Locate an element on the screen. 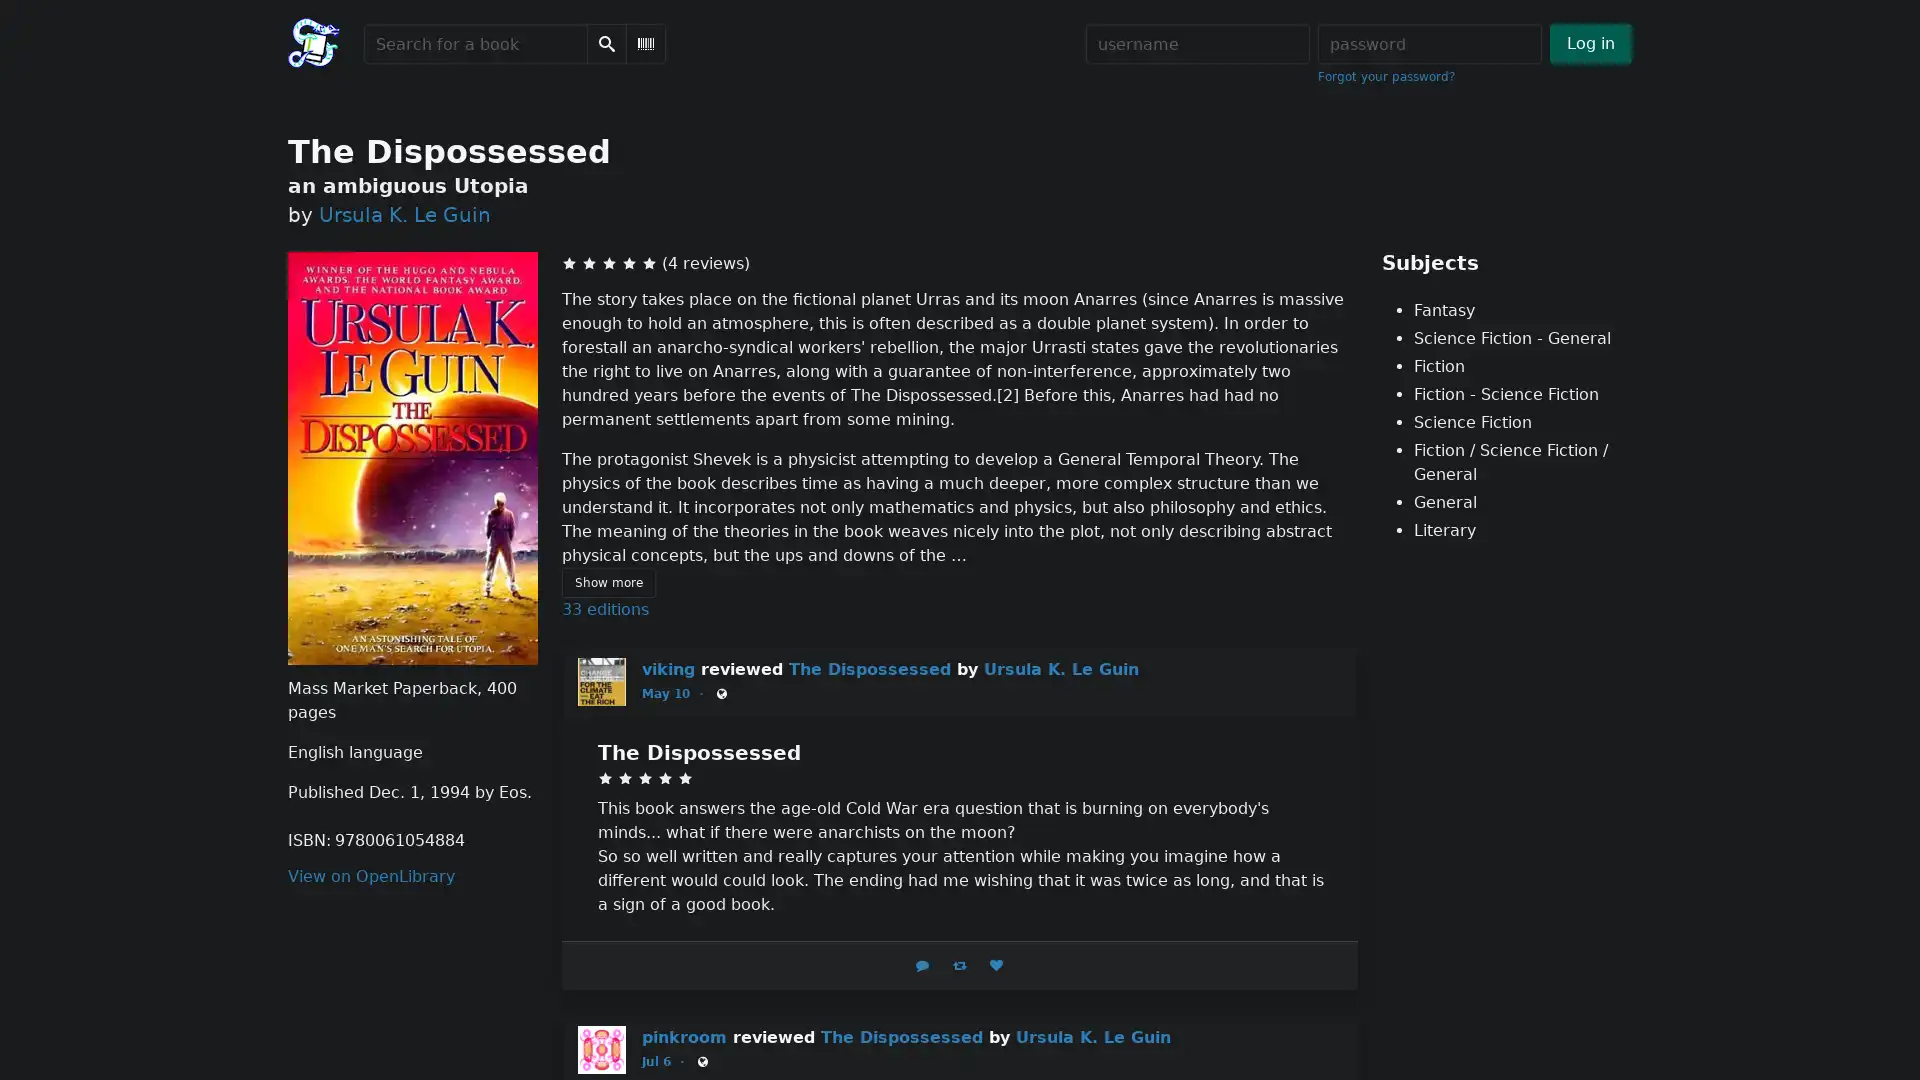 The height and width of the screenshot is (1080, 1920). Scan Barcode is located at coordinates (646, 43).